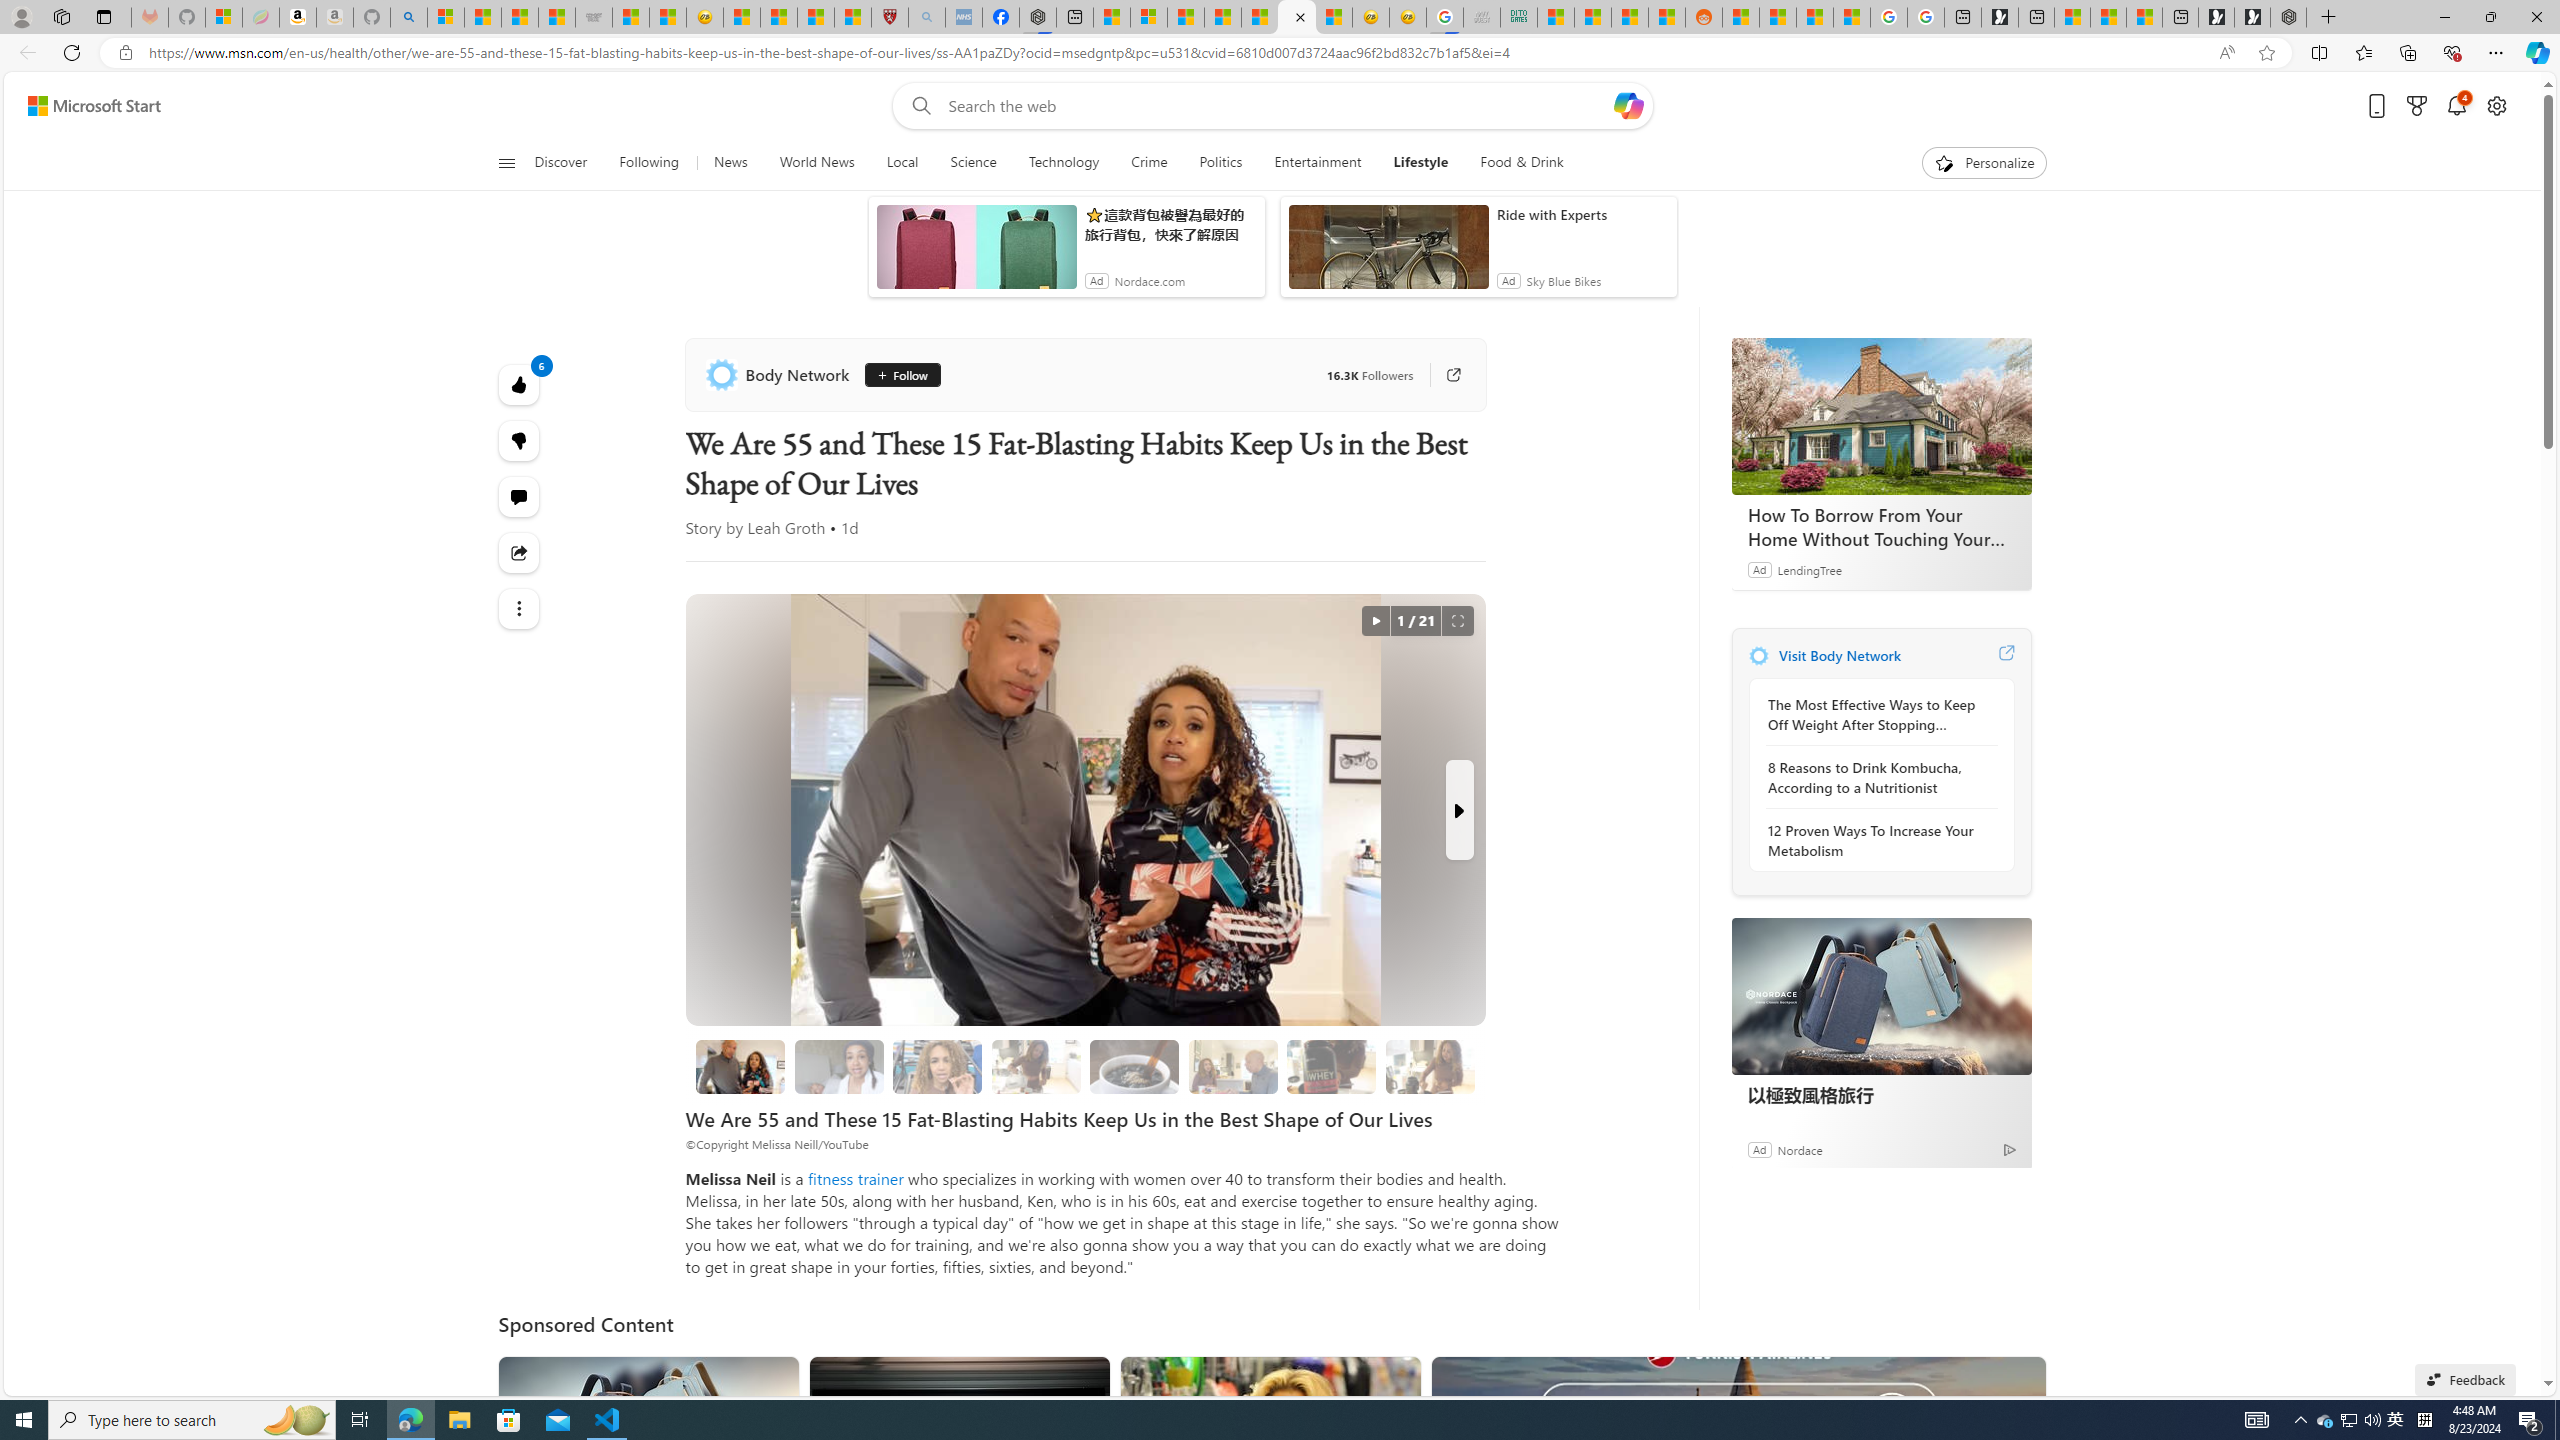  Describe the element at coordinates (1035, 1066) in the screenshot. I see `'3 They Drink Lemon Tea'` at that location.